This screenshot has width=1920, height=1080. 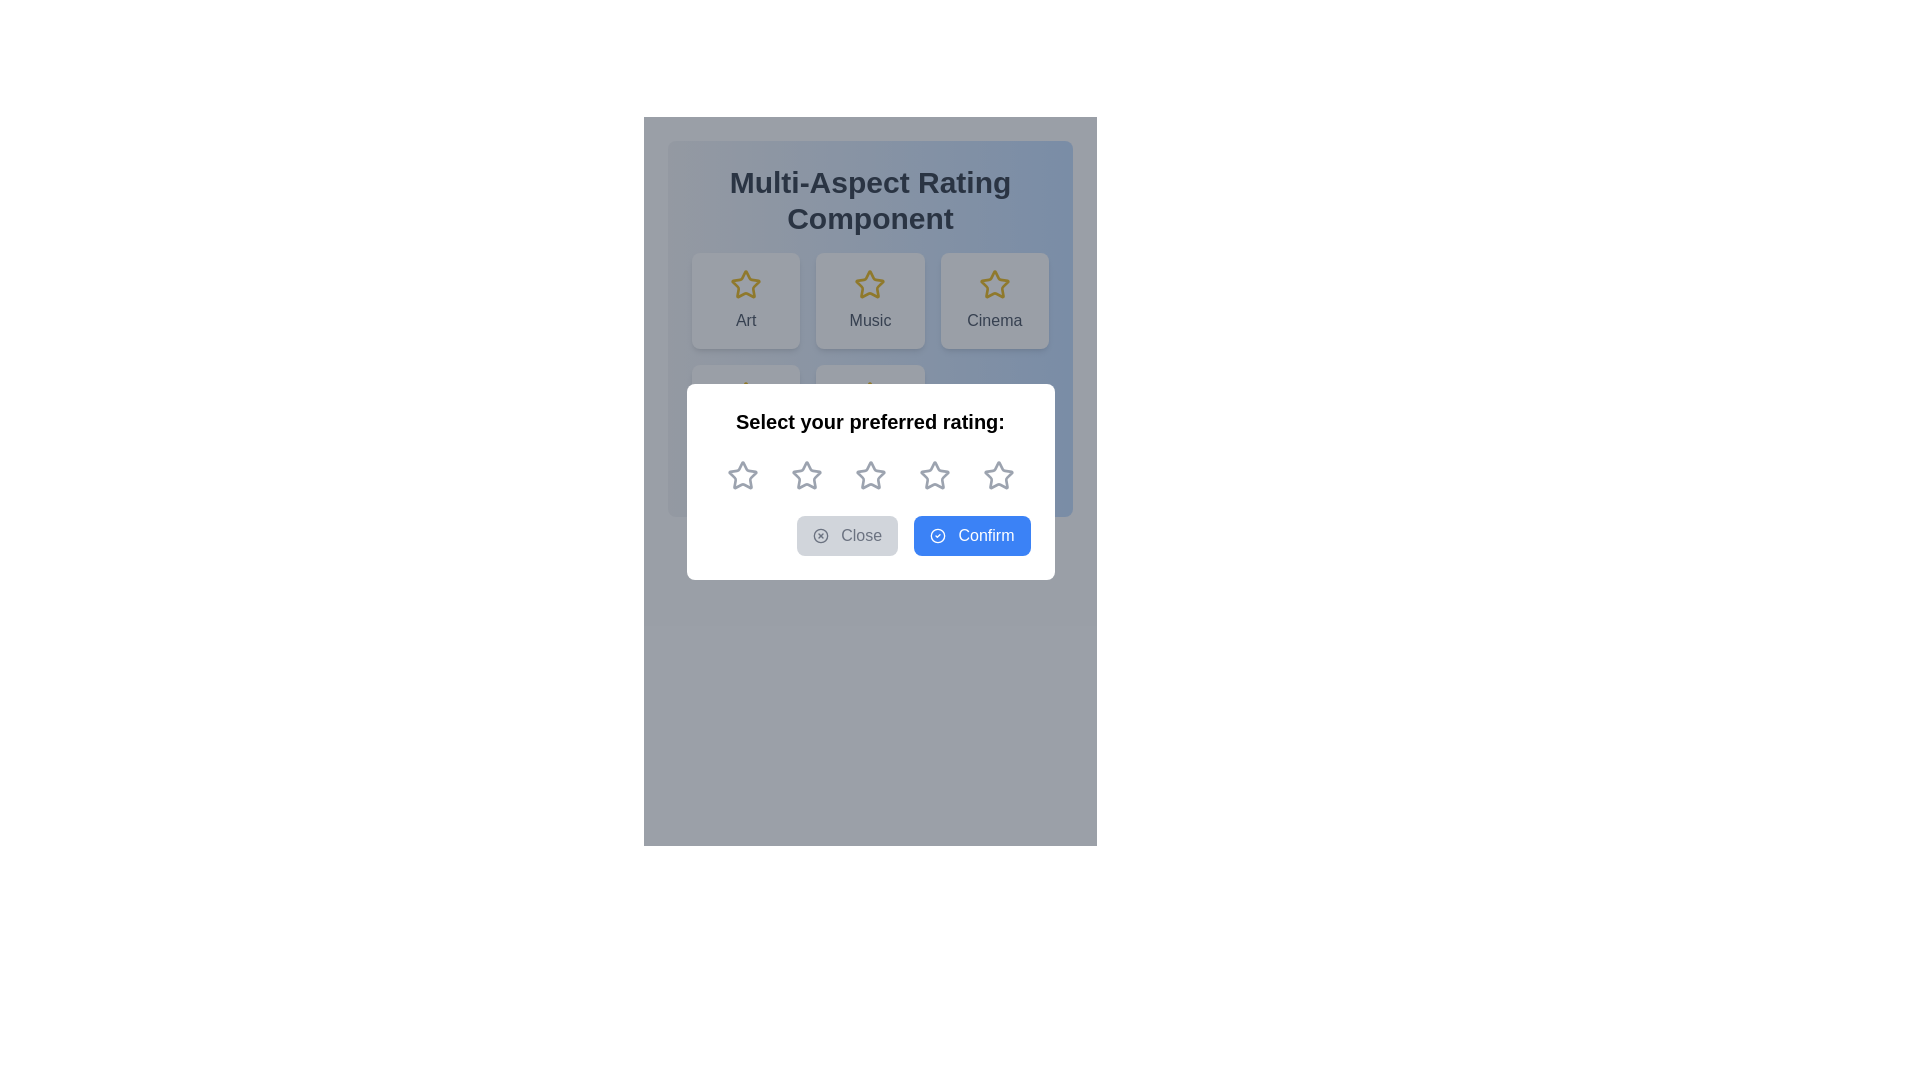 I want to click on the second star in the rating component of the modal dialog, so click(x=870, y=474).